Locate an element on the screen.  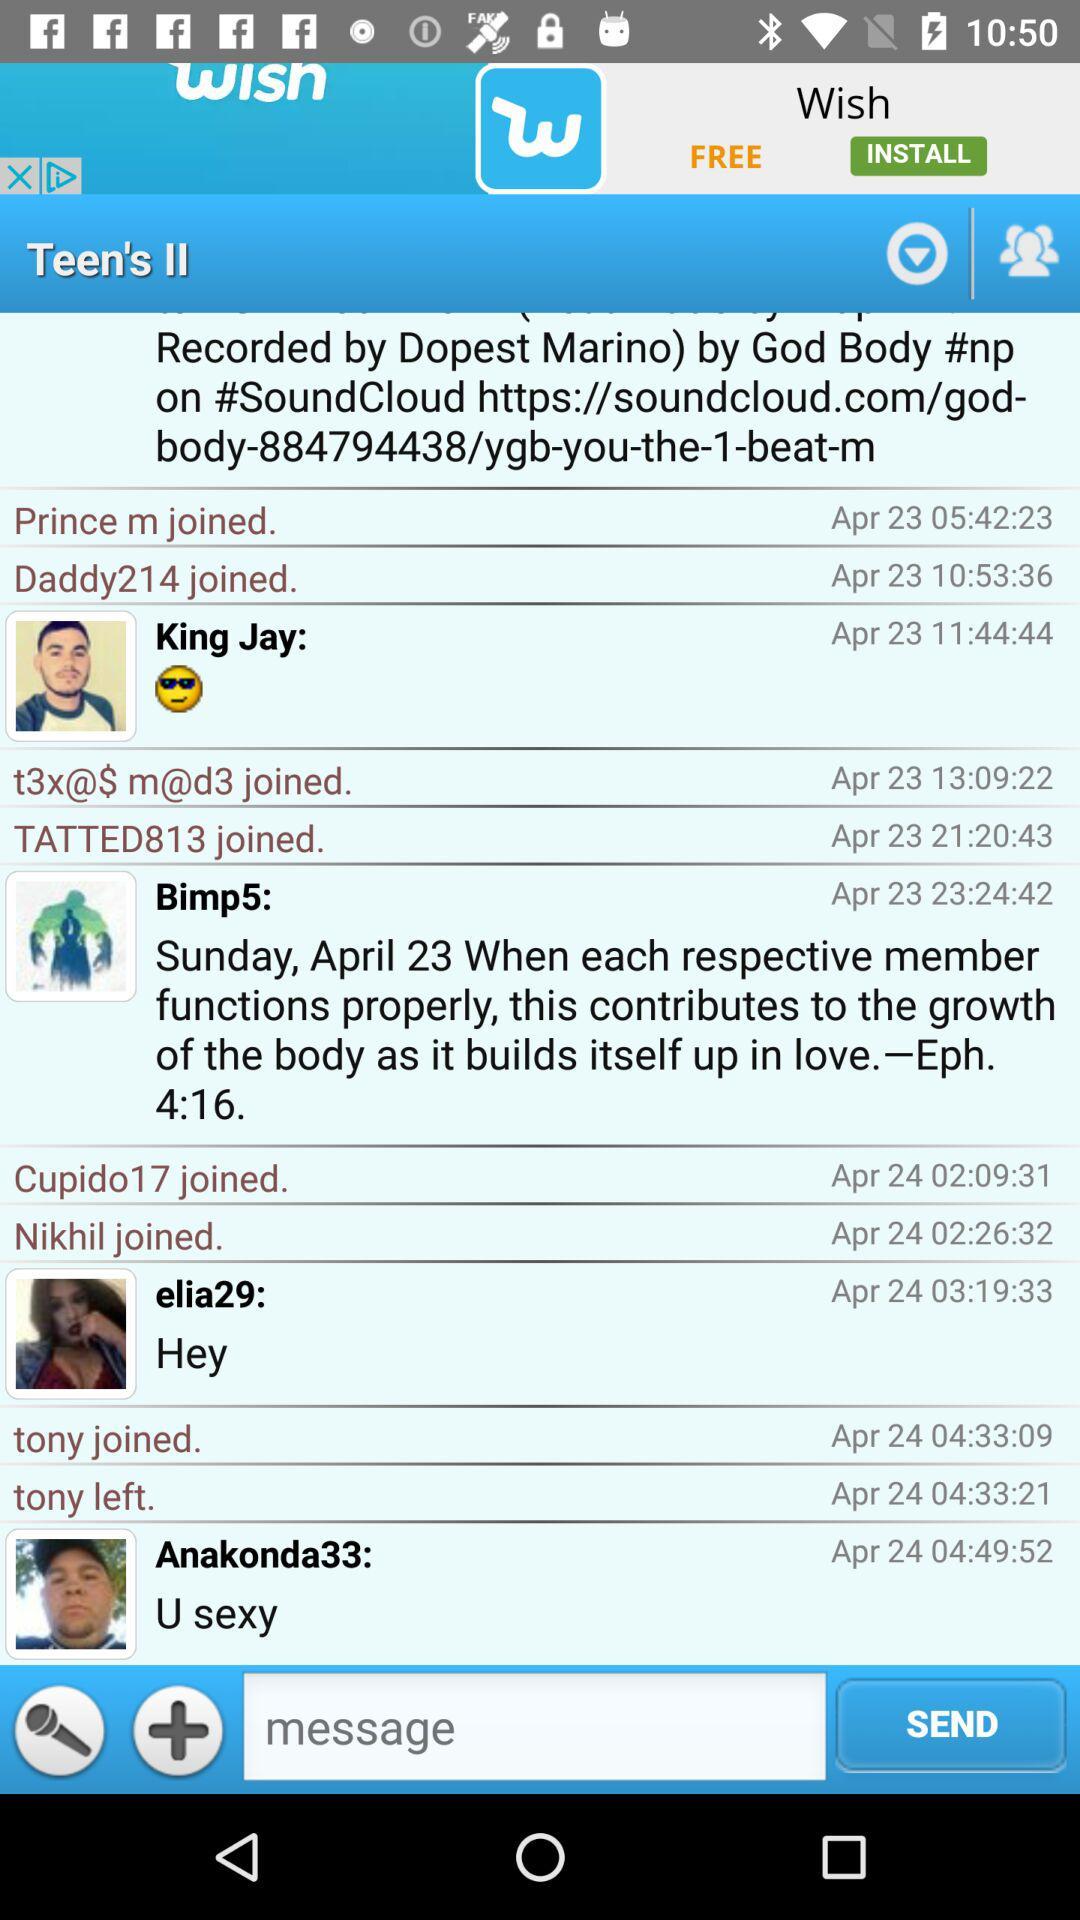
friends list is located at coordinates (1027, 252).